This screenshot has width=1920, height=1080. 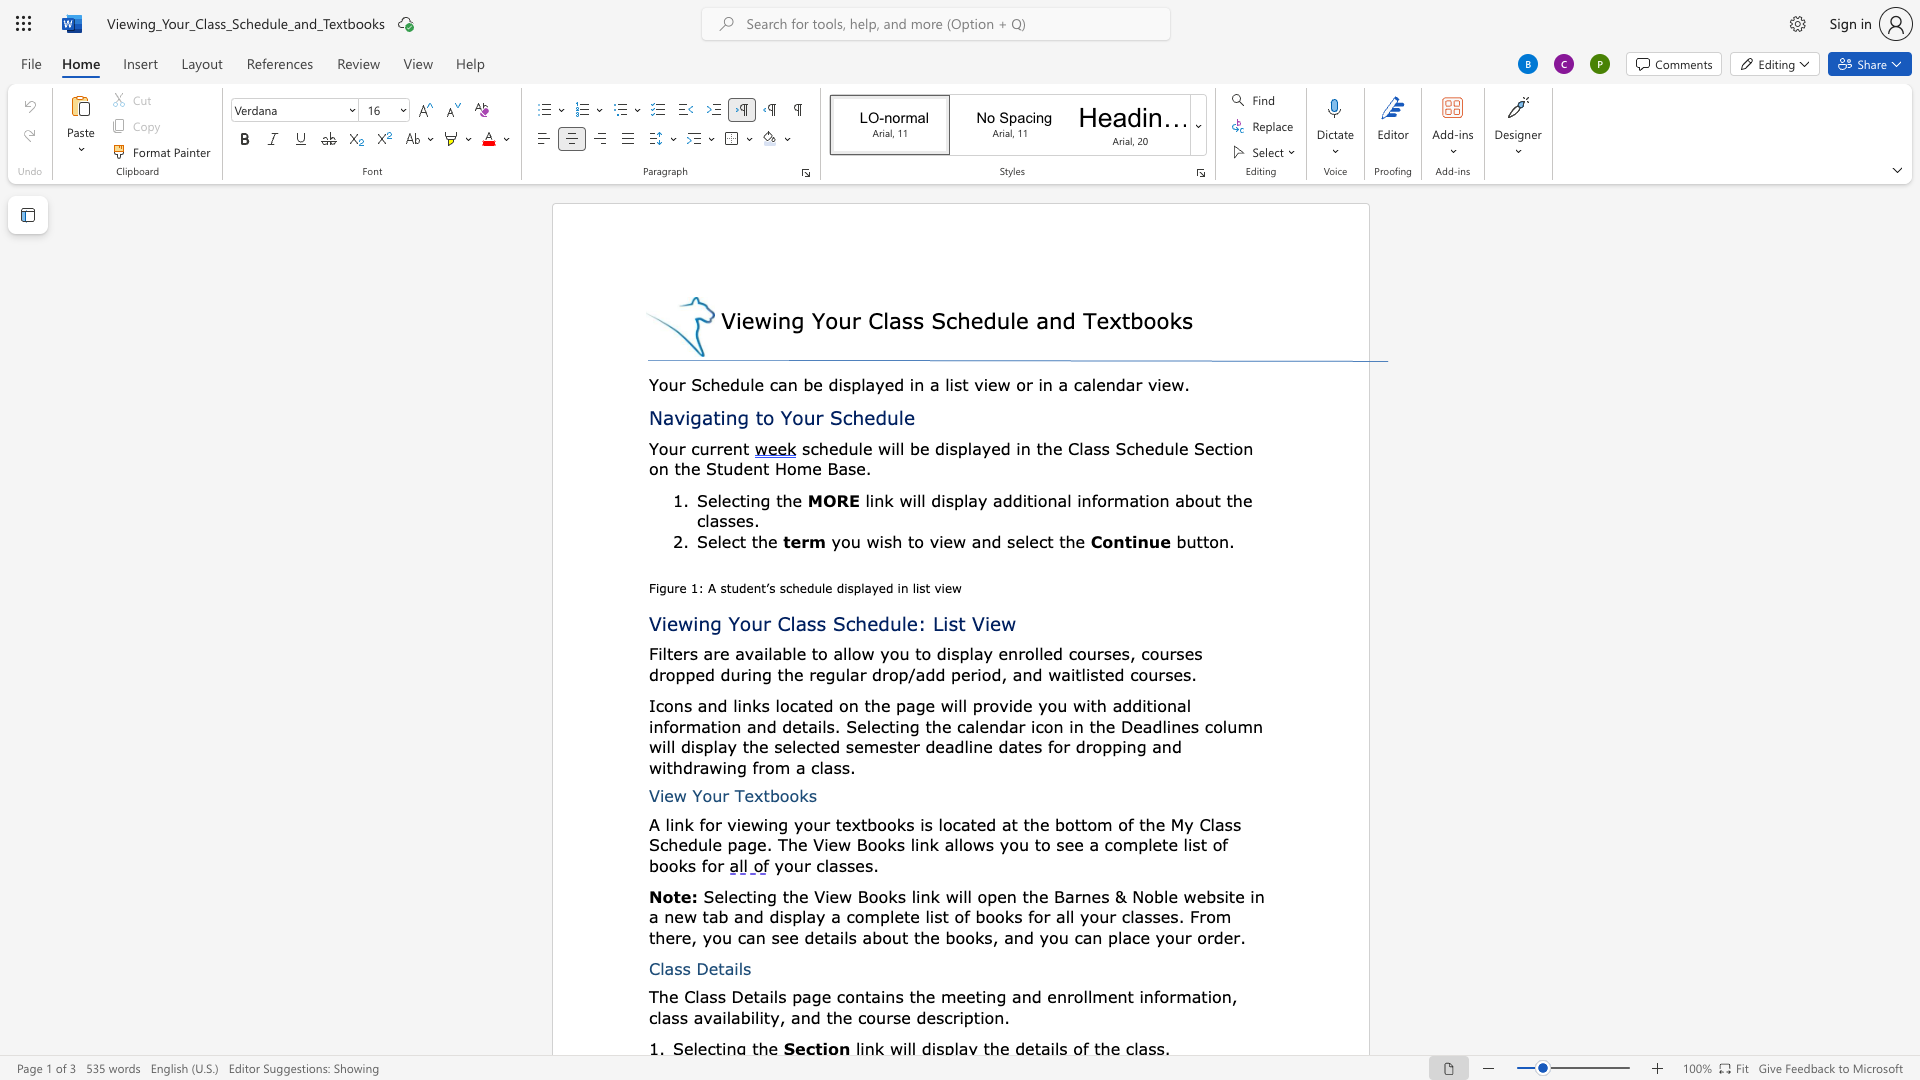 I want to click on the 1th character "u" in the text, so click(x=844, y=319).